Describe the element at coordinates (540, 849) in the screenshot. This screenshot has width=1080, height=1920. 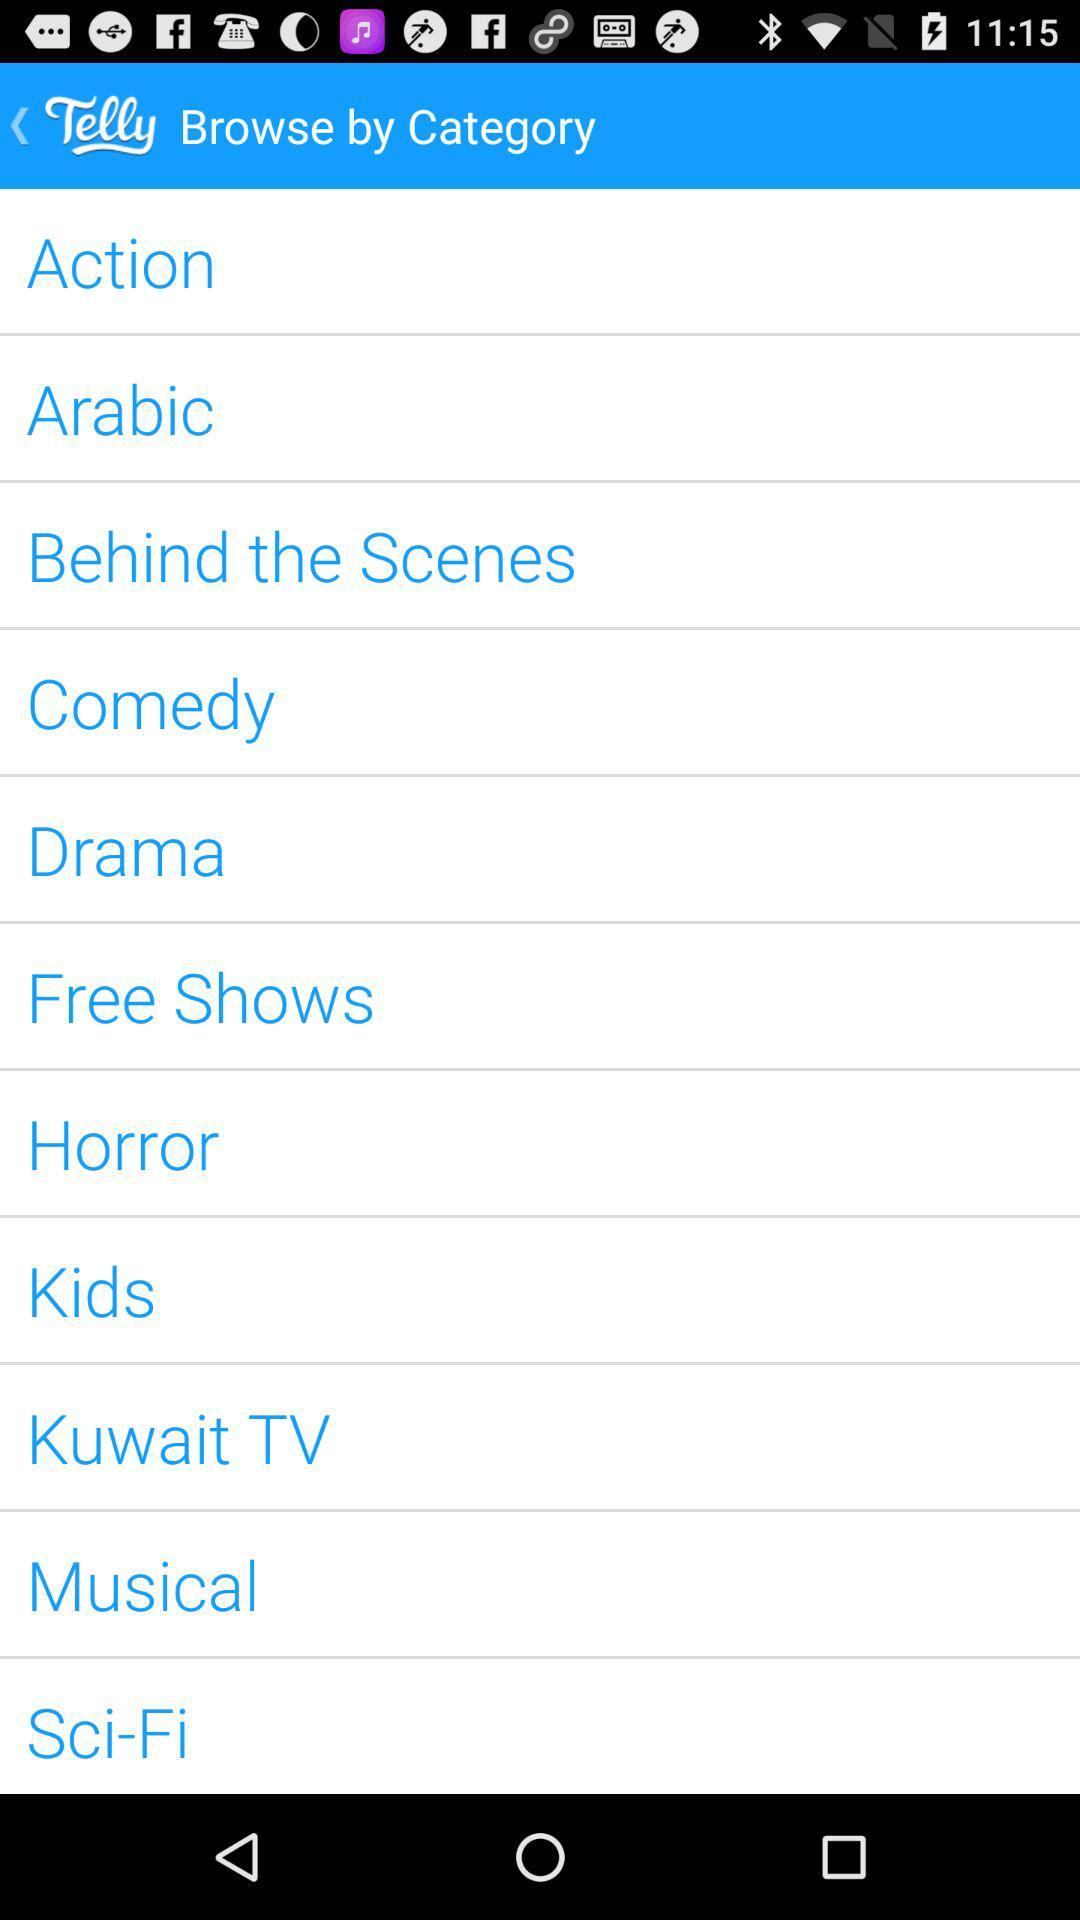
I see `the item below comedy item` at that location.